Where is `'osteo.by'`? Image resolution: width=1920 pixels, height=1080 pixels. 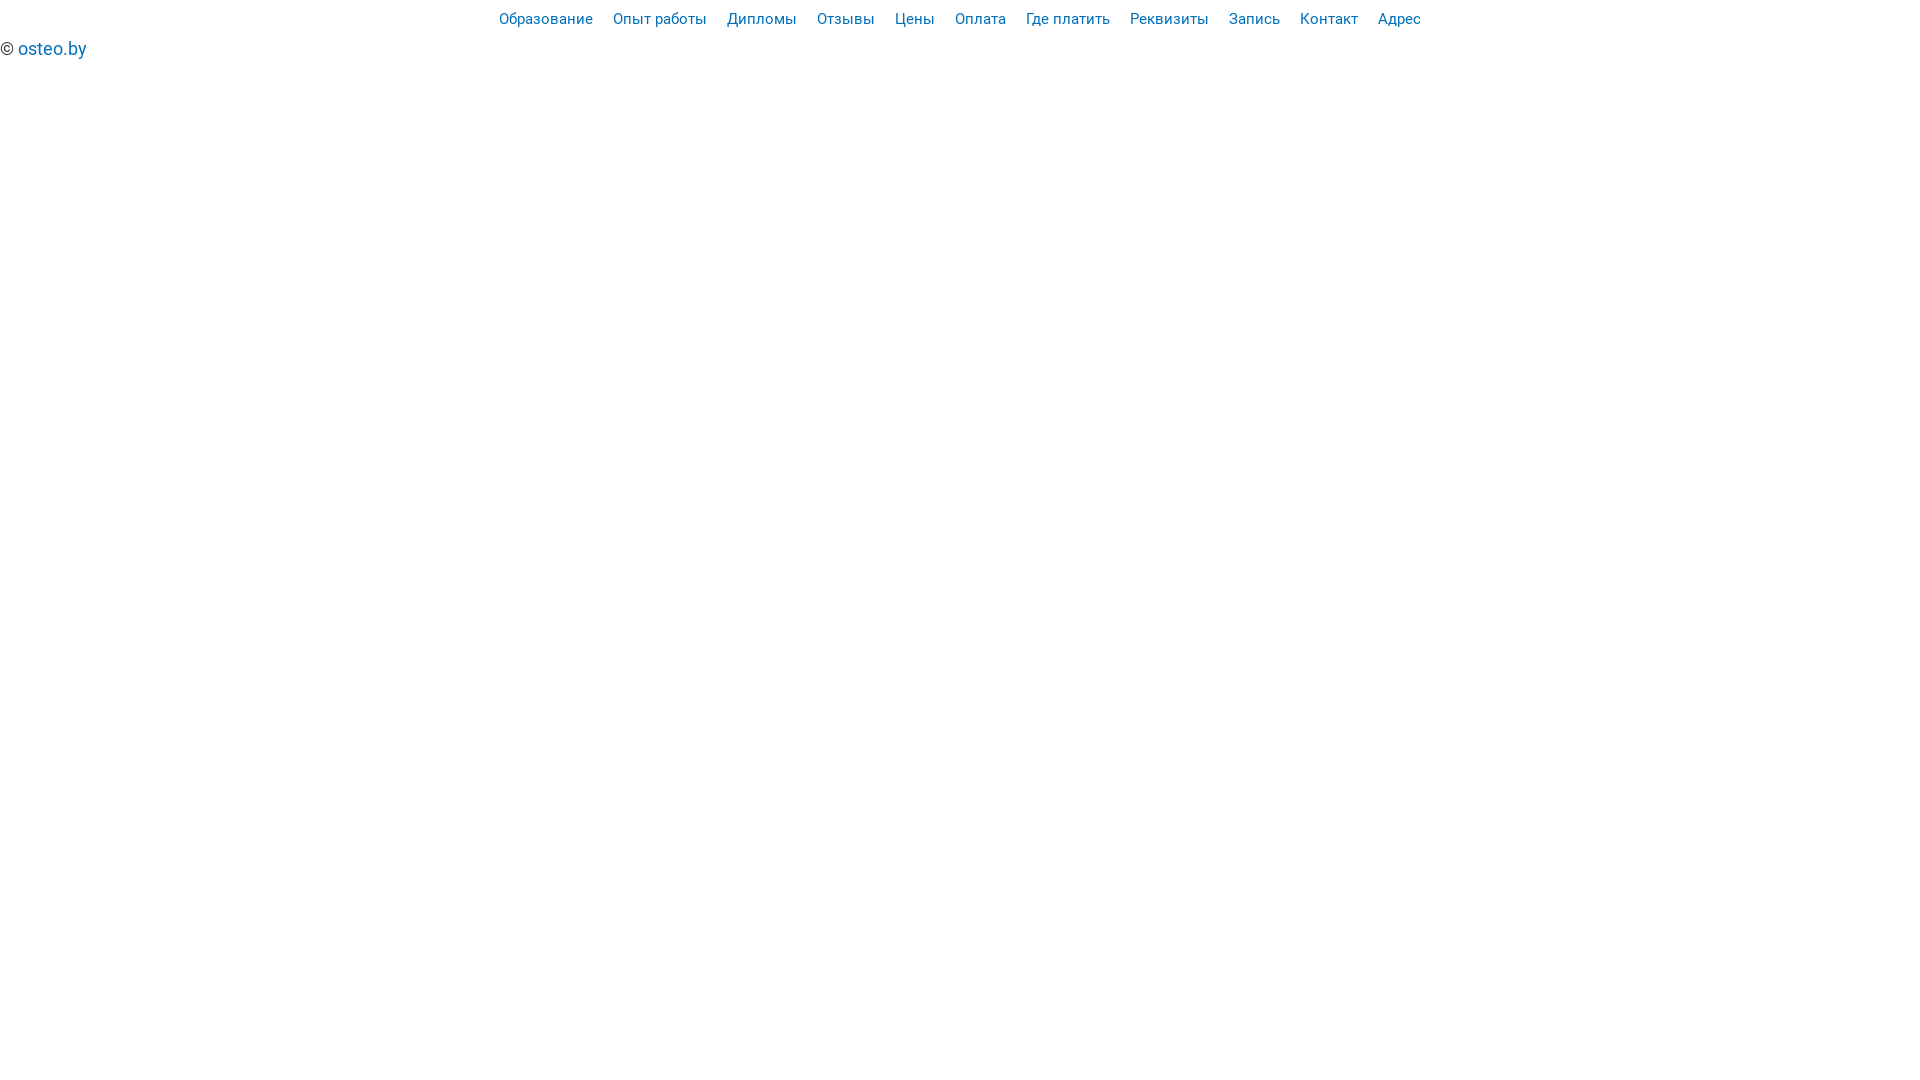
'osteo.by' is located at coordinates (18, 47).